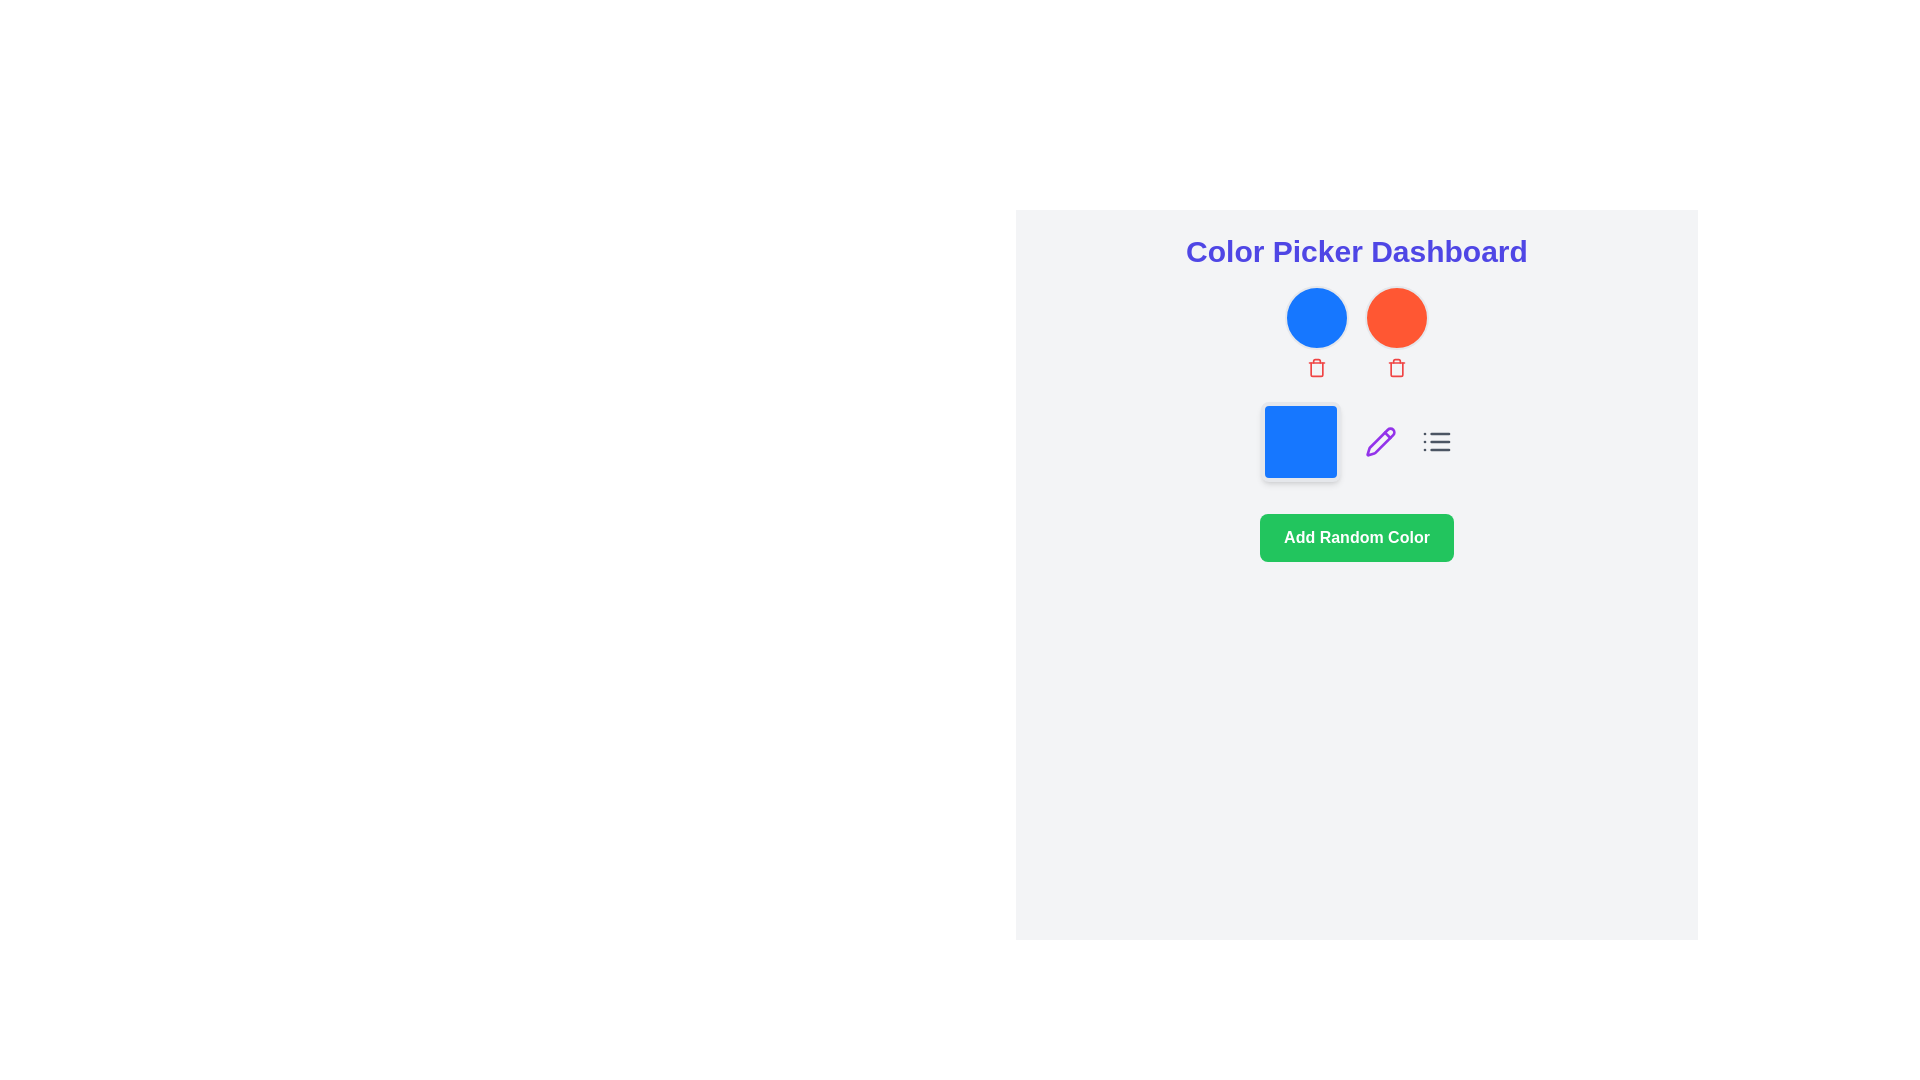 This screenshot has width=1920, height=1080. I want to click on the Composite UI component featuring a circular orange display and a red trash can icon, located in the second column of the top row, so click(1395, 330).